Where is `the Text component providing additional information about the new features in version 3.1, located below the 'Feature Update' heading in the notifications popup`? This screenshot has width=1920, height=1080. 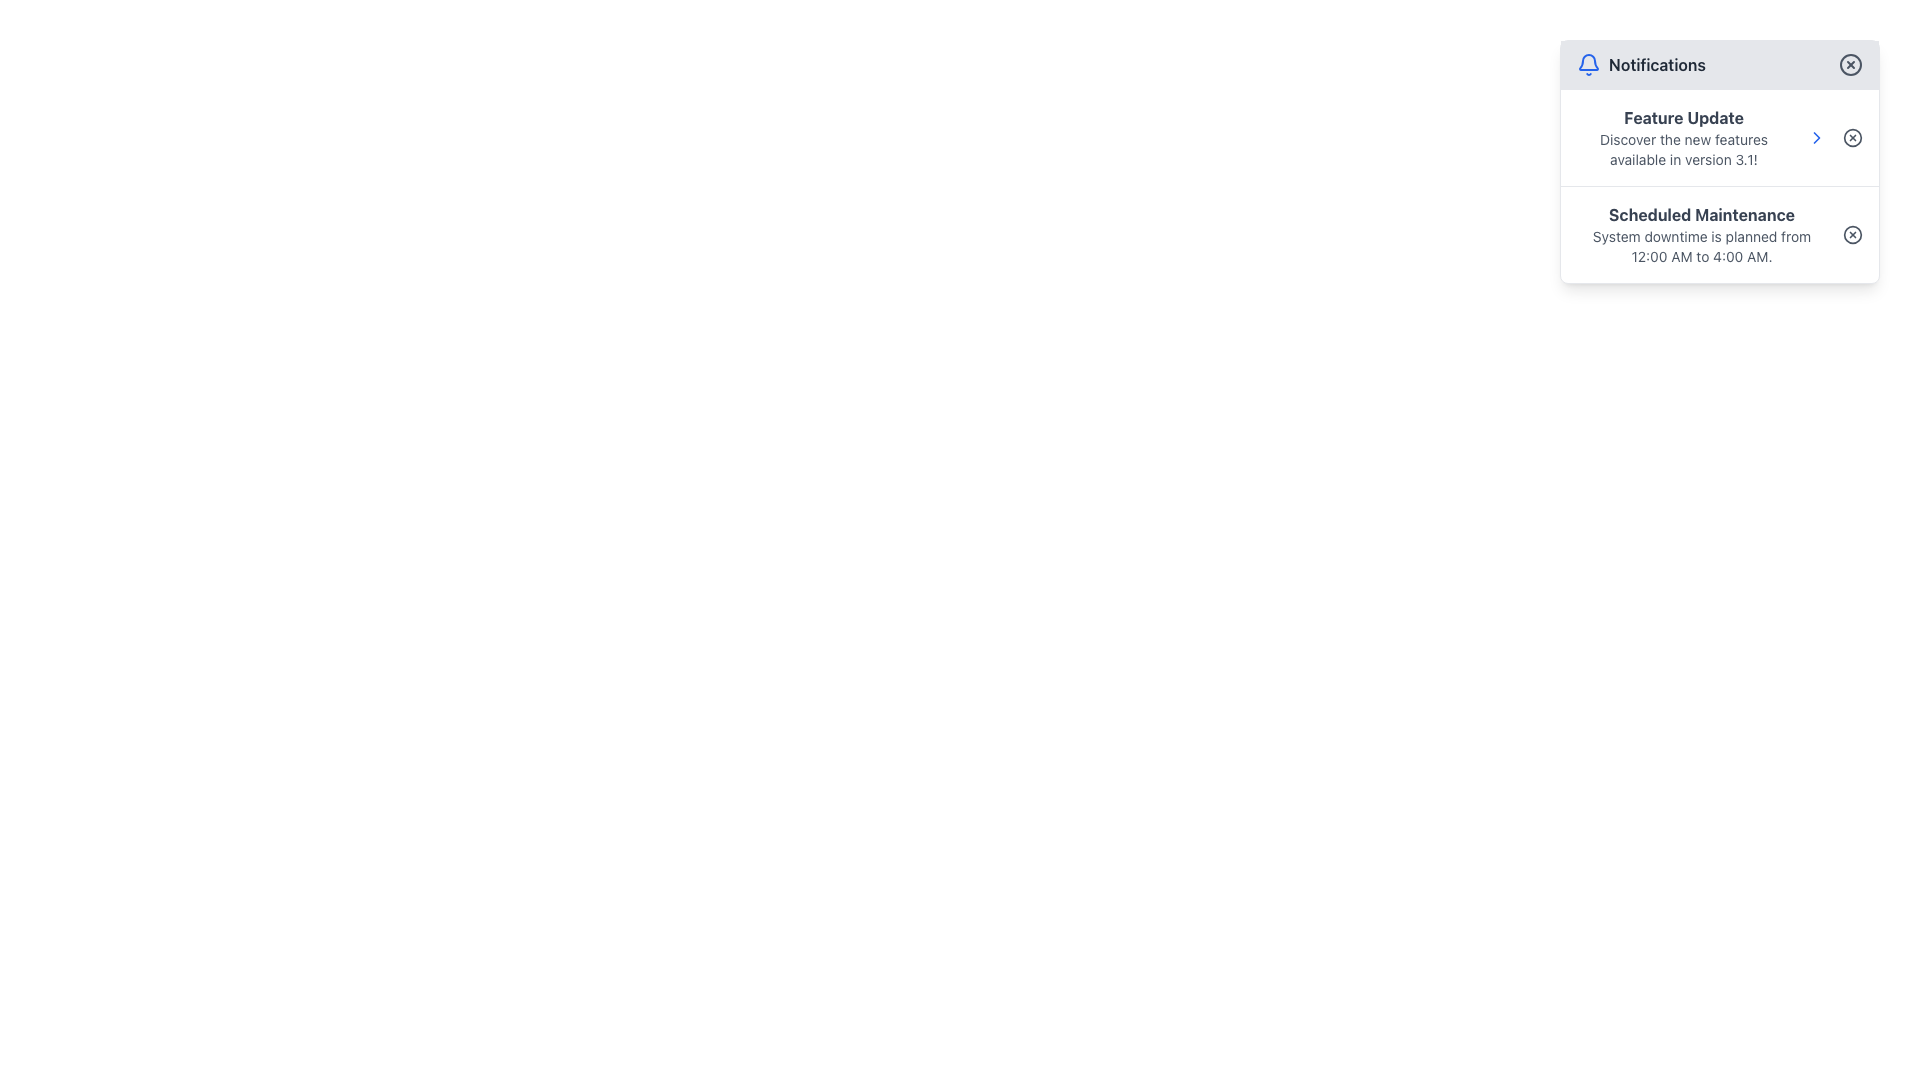
the Text component providing additional information about the new features in version 3.1, located below the 'Feature Update' heading in the notifications popup is located at coordinates (1683, 149).